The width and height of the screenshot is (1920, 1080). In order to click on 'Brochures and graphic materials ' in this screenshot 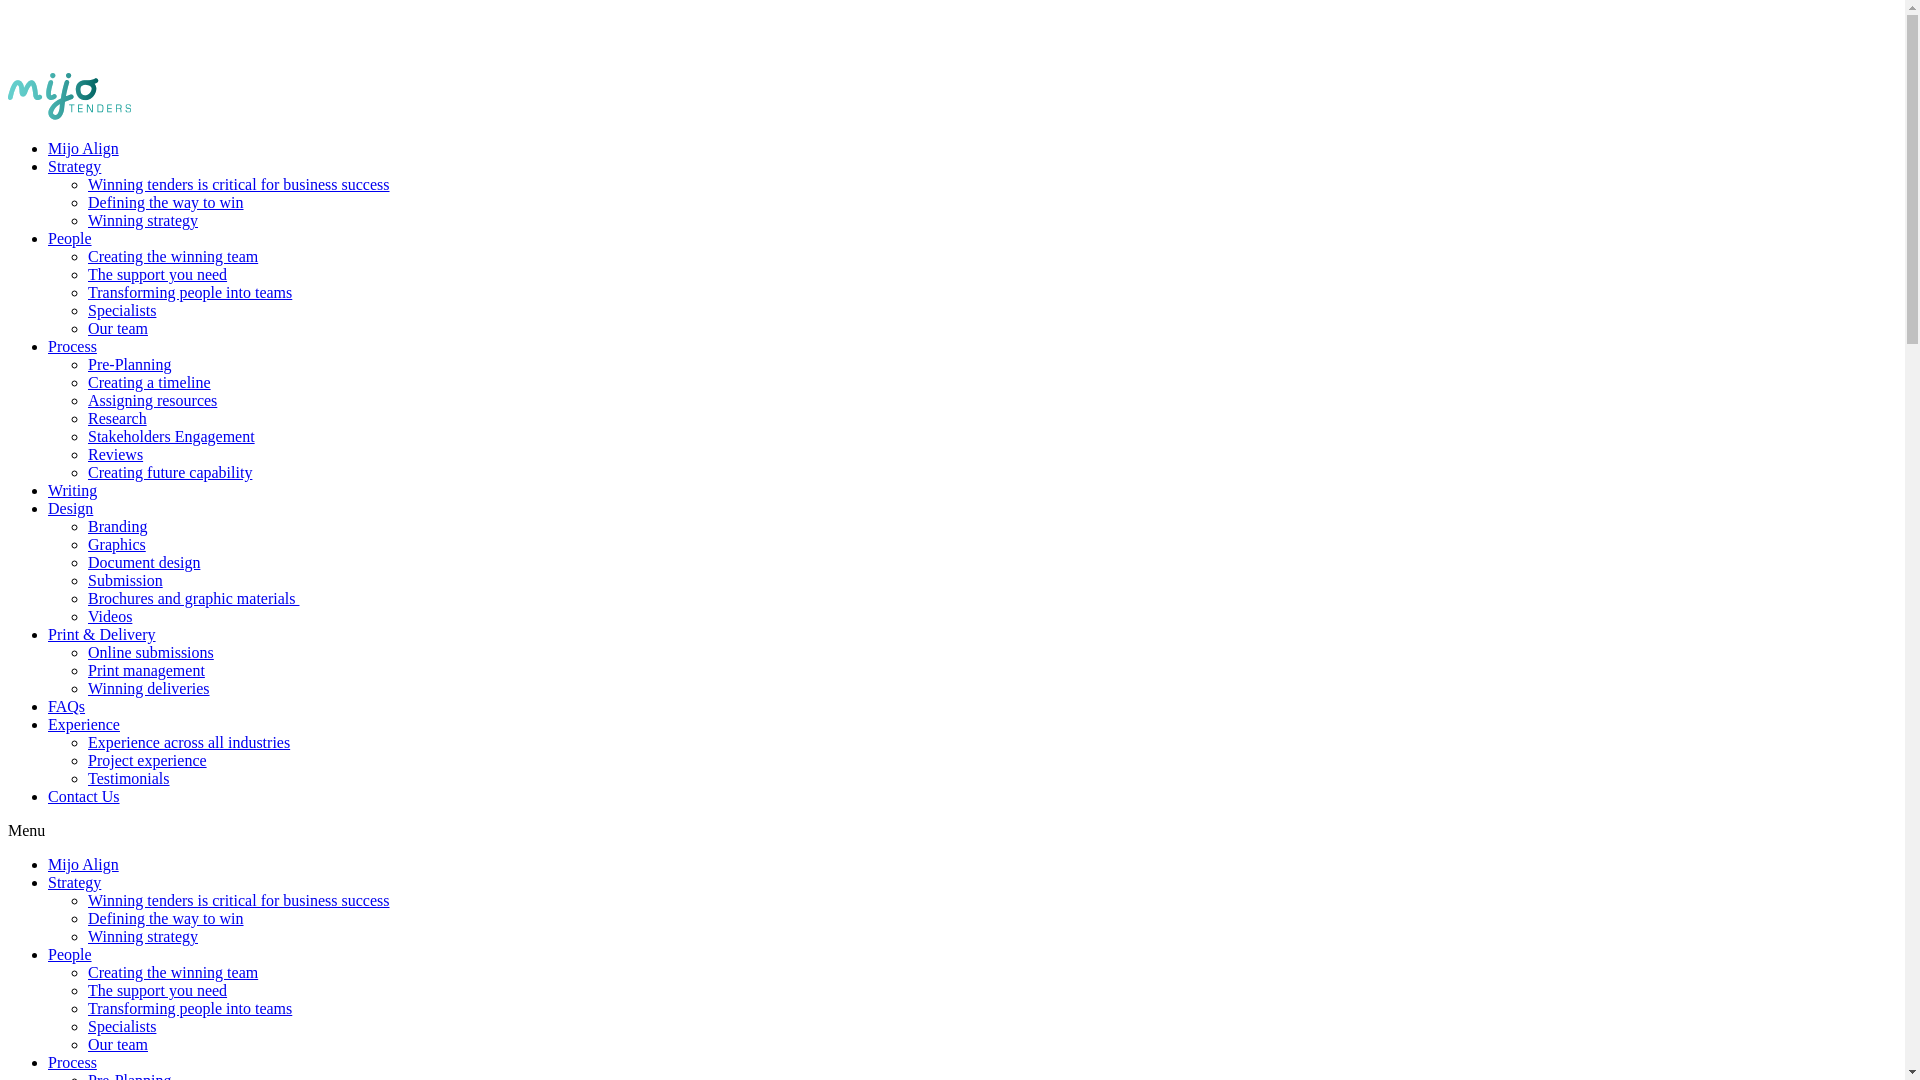, I will do `click(193, 597)`.